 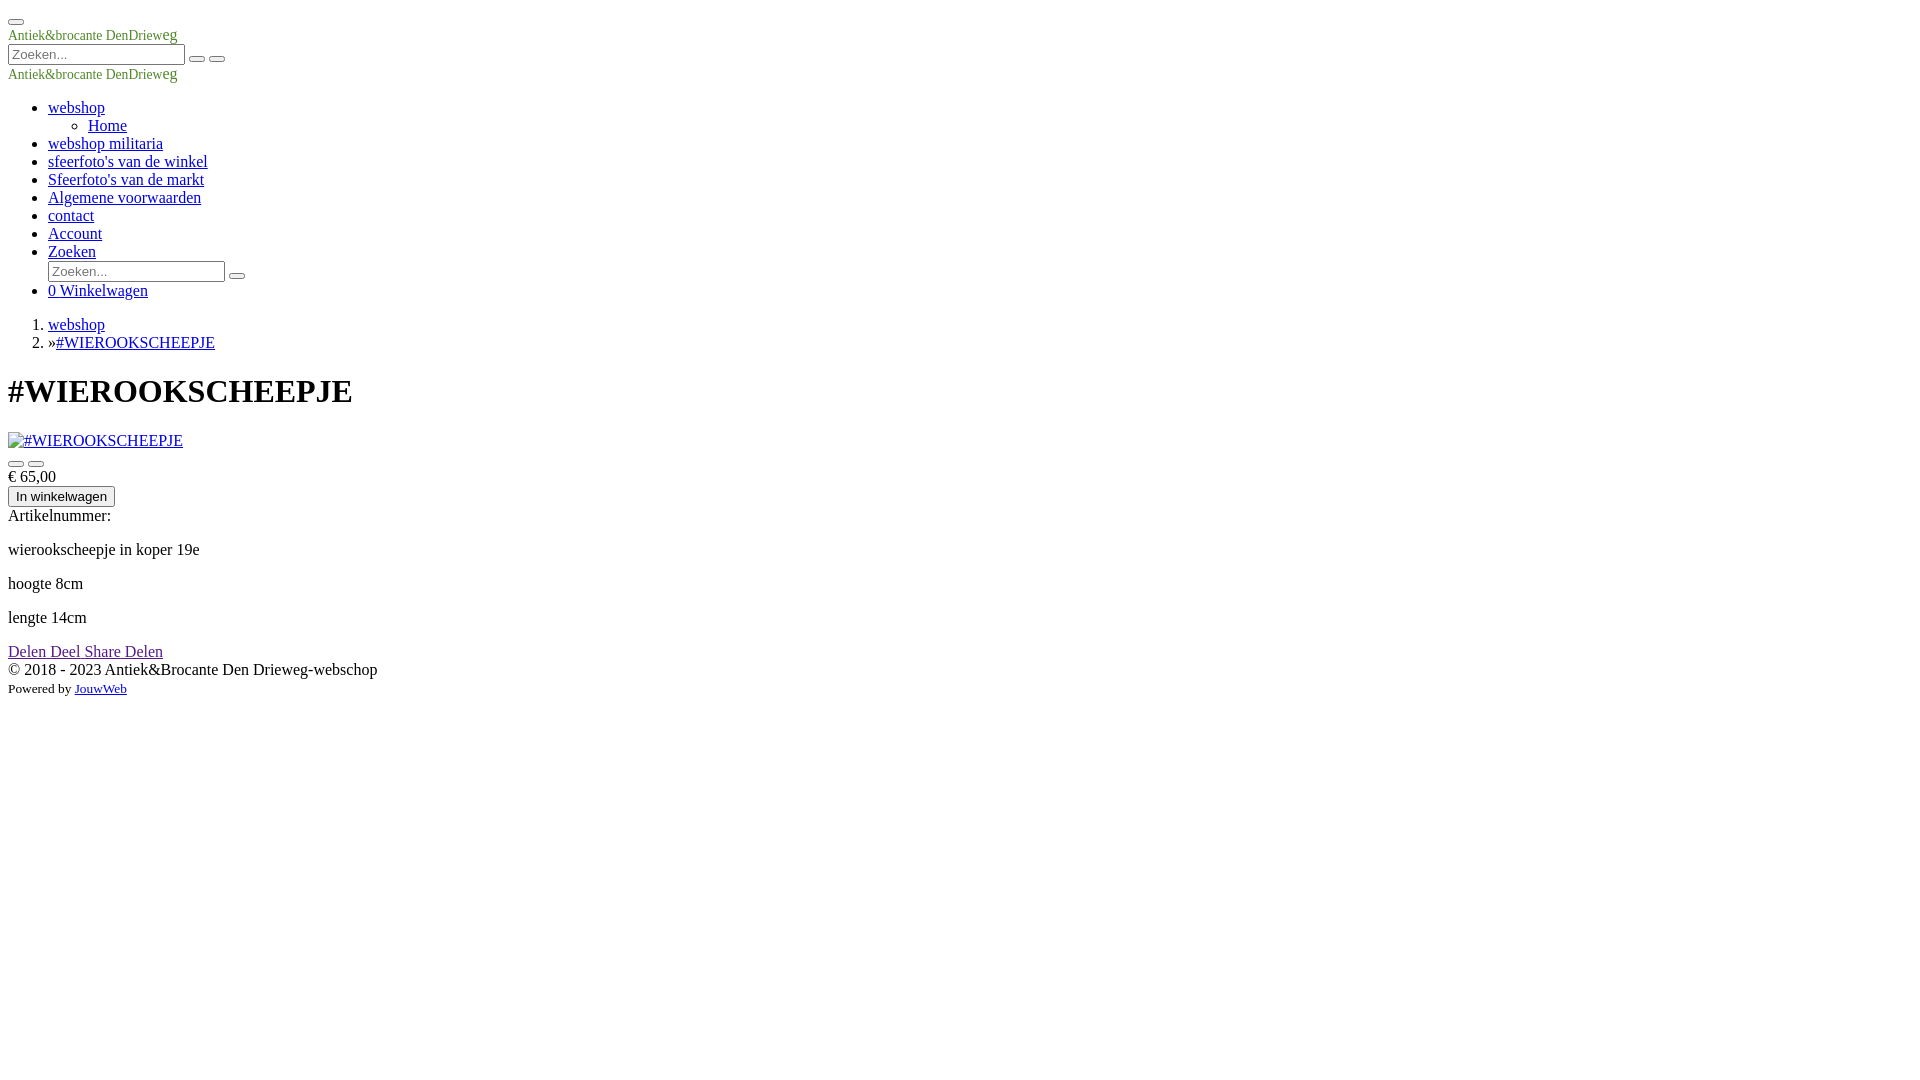 I want to click on '0 Winkelwagen', so click(x=96, y=290).